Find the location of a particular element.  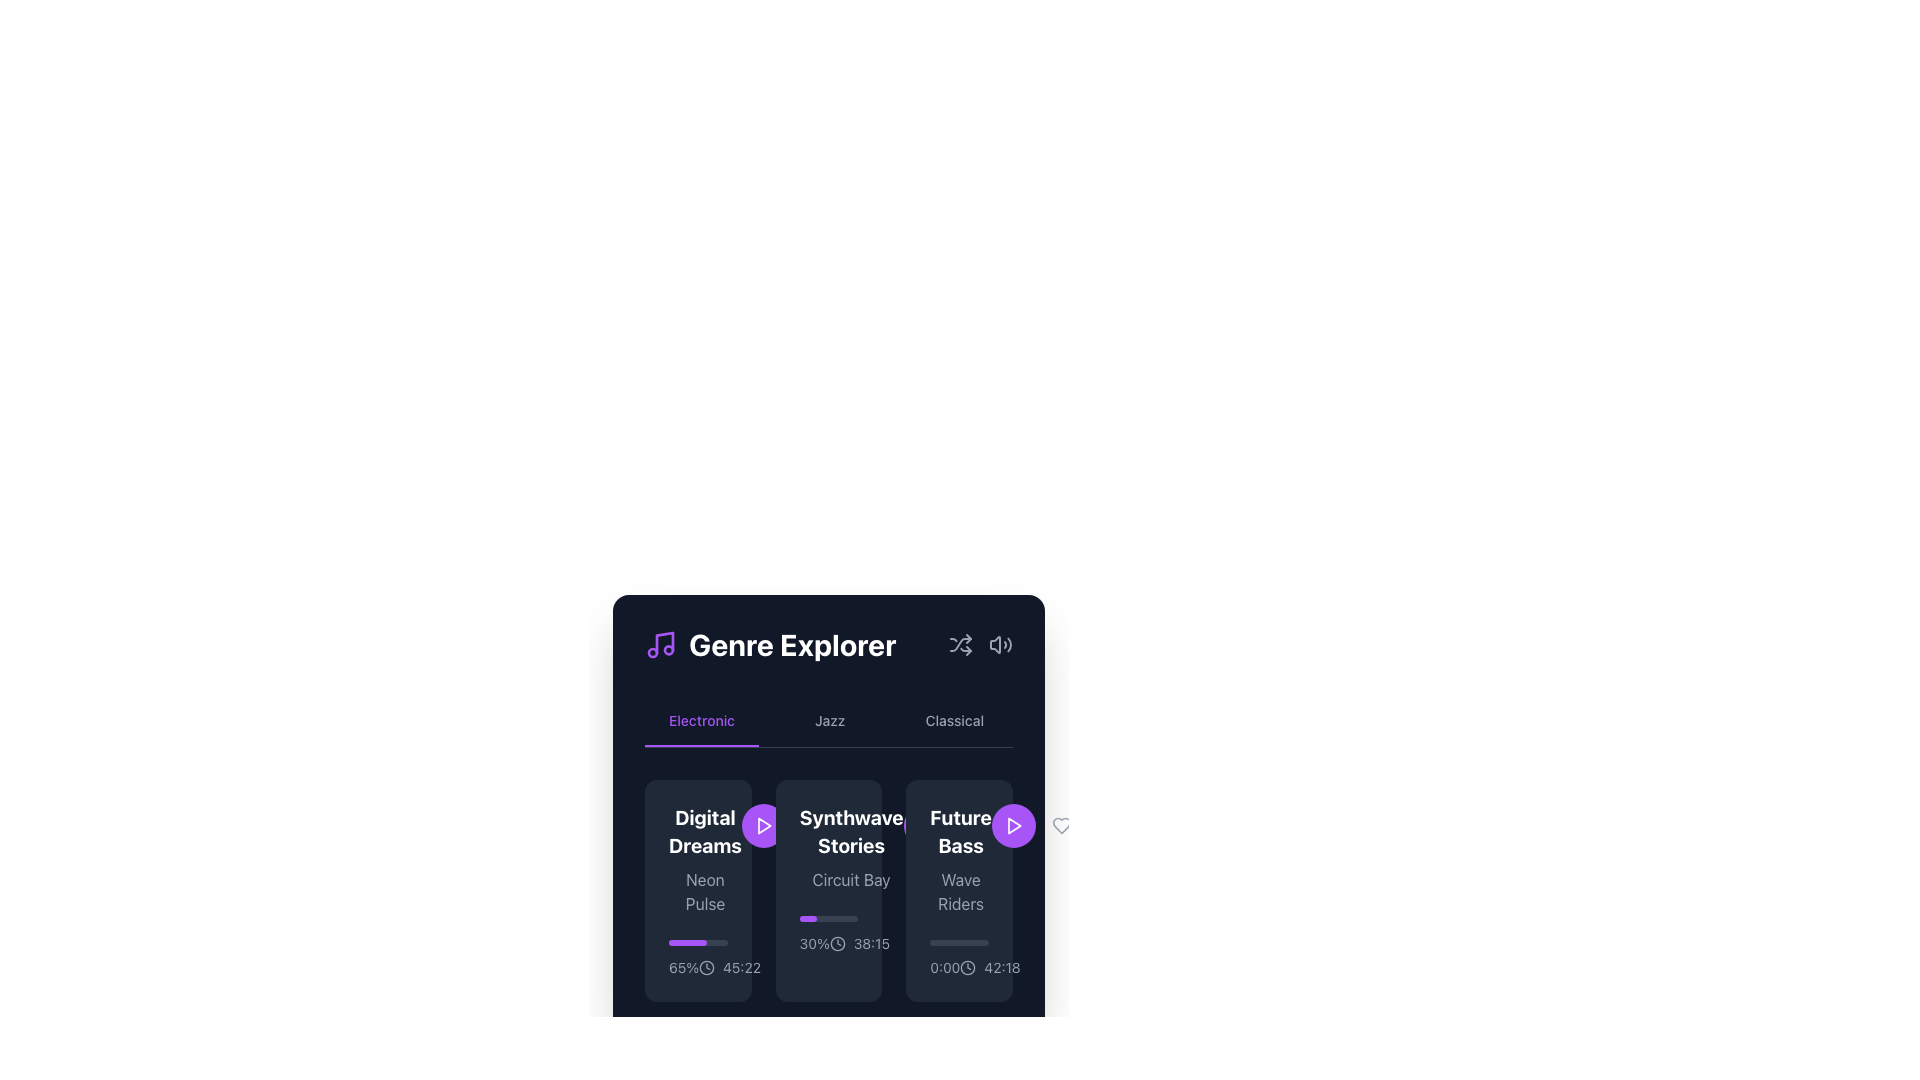

the static informational text with an embedded icon located at the bottom of the 'Digital Dreams' card in the 'Electronic' tab of the 'Genre Explorer' interface is located at coordinates (698, 967).